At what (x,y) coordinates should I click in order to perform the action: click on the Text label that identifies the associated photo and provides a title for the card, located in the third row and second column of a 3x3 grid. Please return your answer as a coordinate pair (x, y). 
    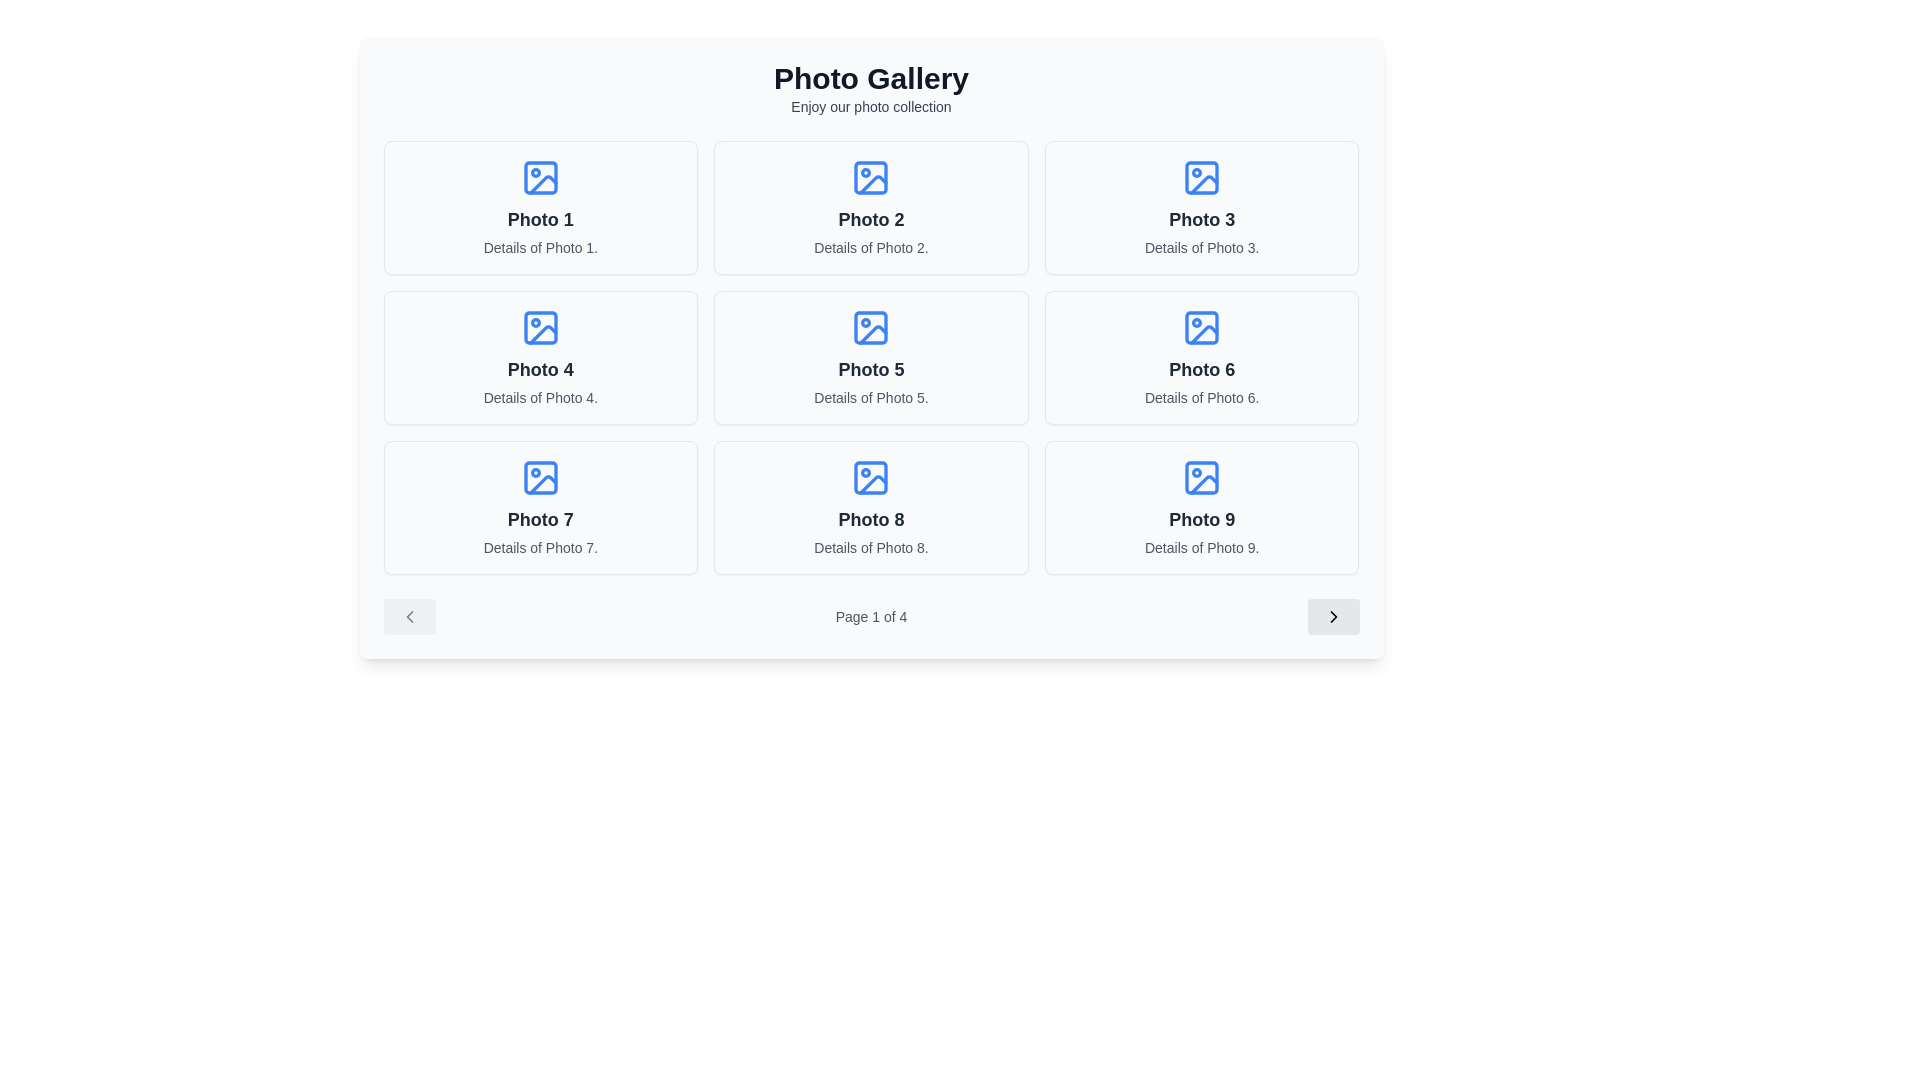
    Looking at the image, I should click on (871, 519).